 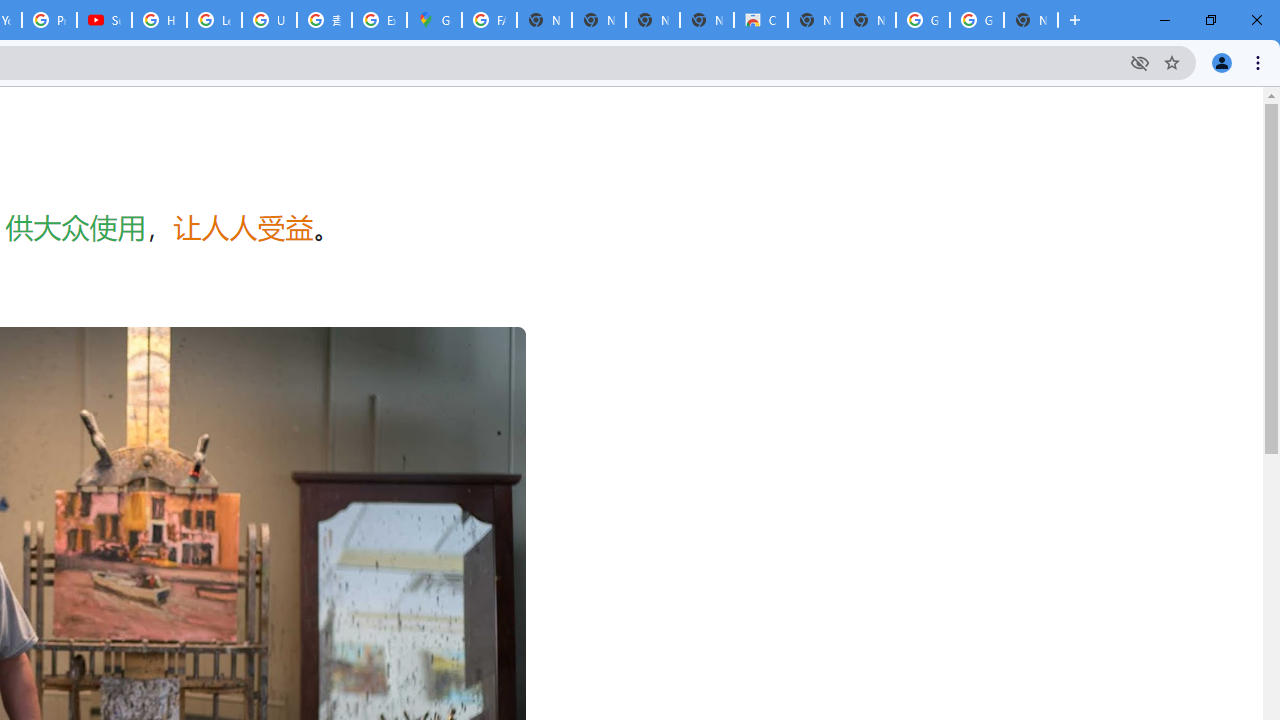 What do you see at coordinates (103, 20) in the screenshot?
I see `'Subscriptions - YouTube'` at bounding box center [103, 20].